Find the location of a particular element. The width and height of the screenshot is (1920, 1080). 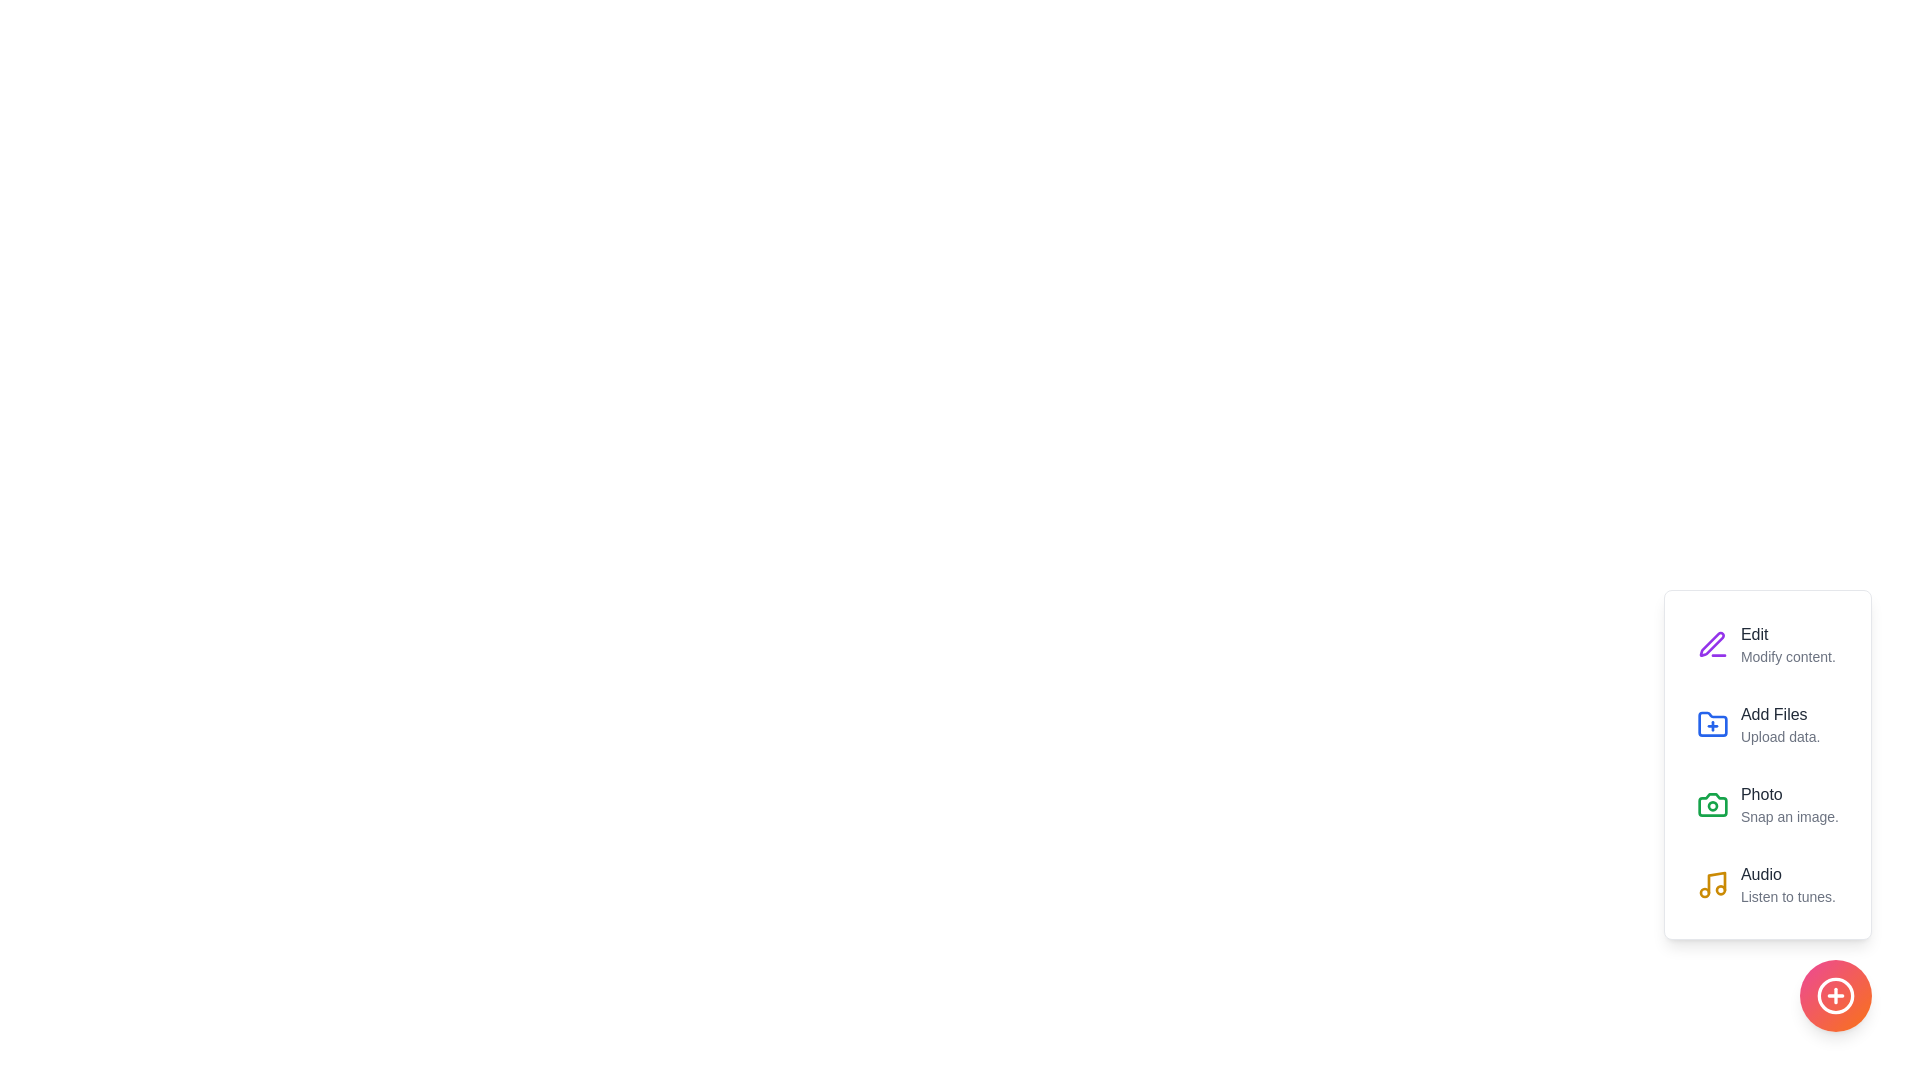

the Edit option from the menu is located at coordinates (1767, 644).